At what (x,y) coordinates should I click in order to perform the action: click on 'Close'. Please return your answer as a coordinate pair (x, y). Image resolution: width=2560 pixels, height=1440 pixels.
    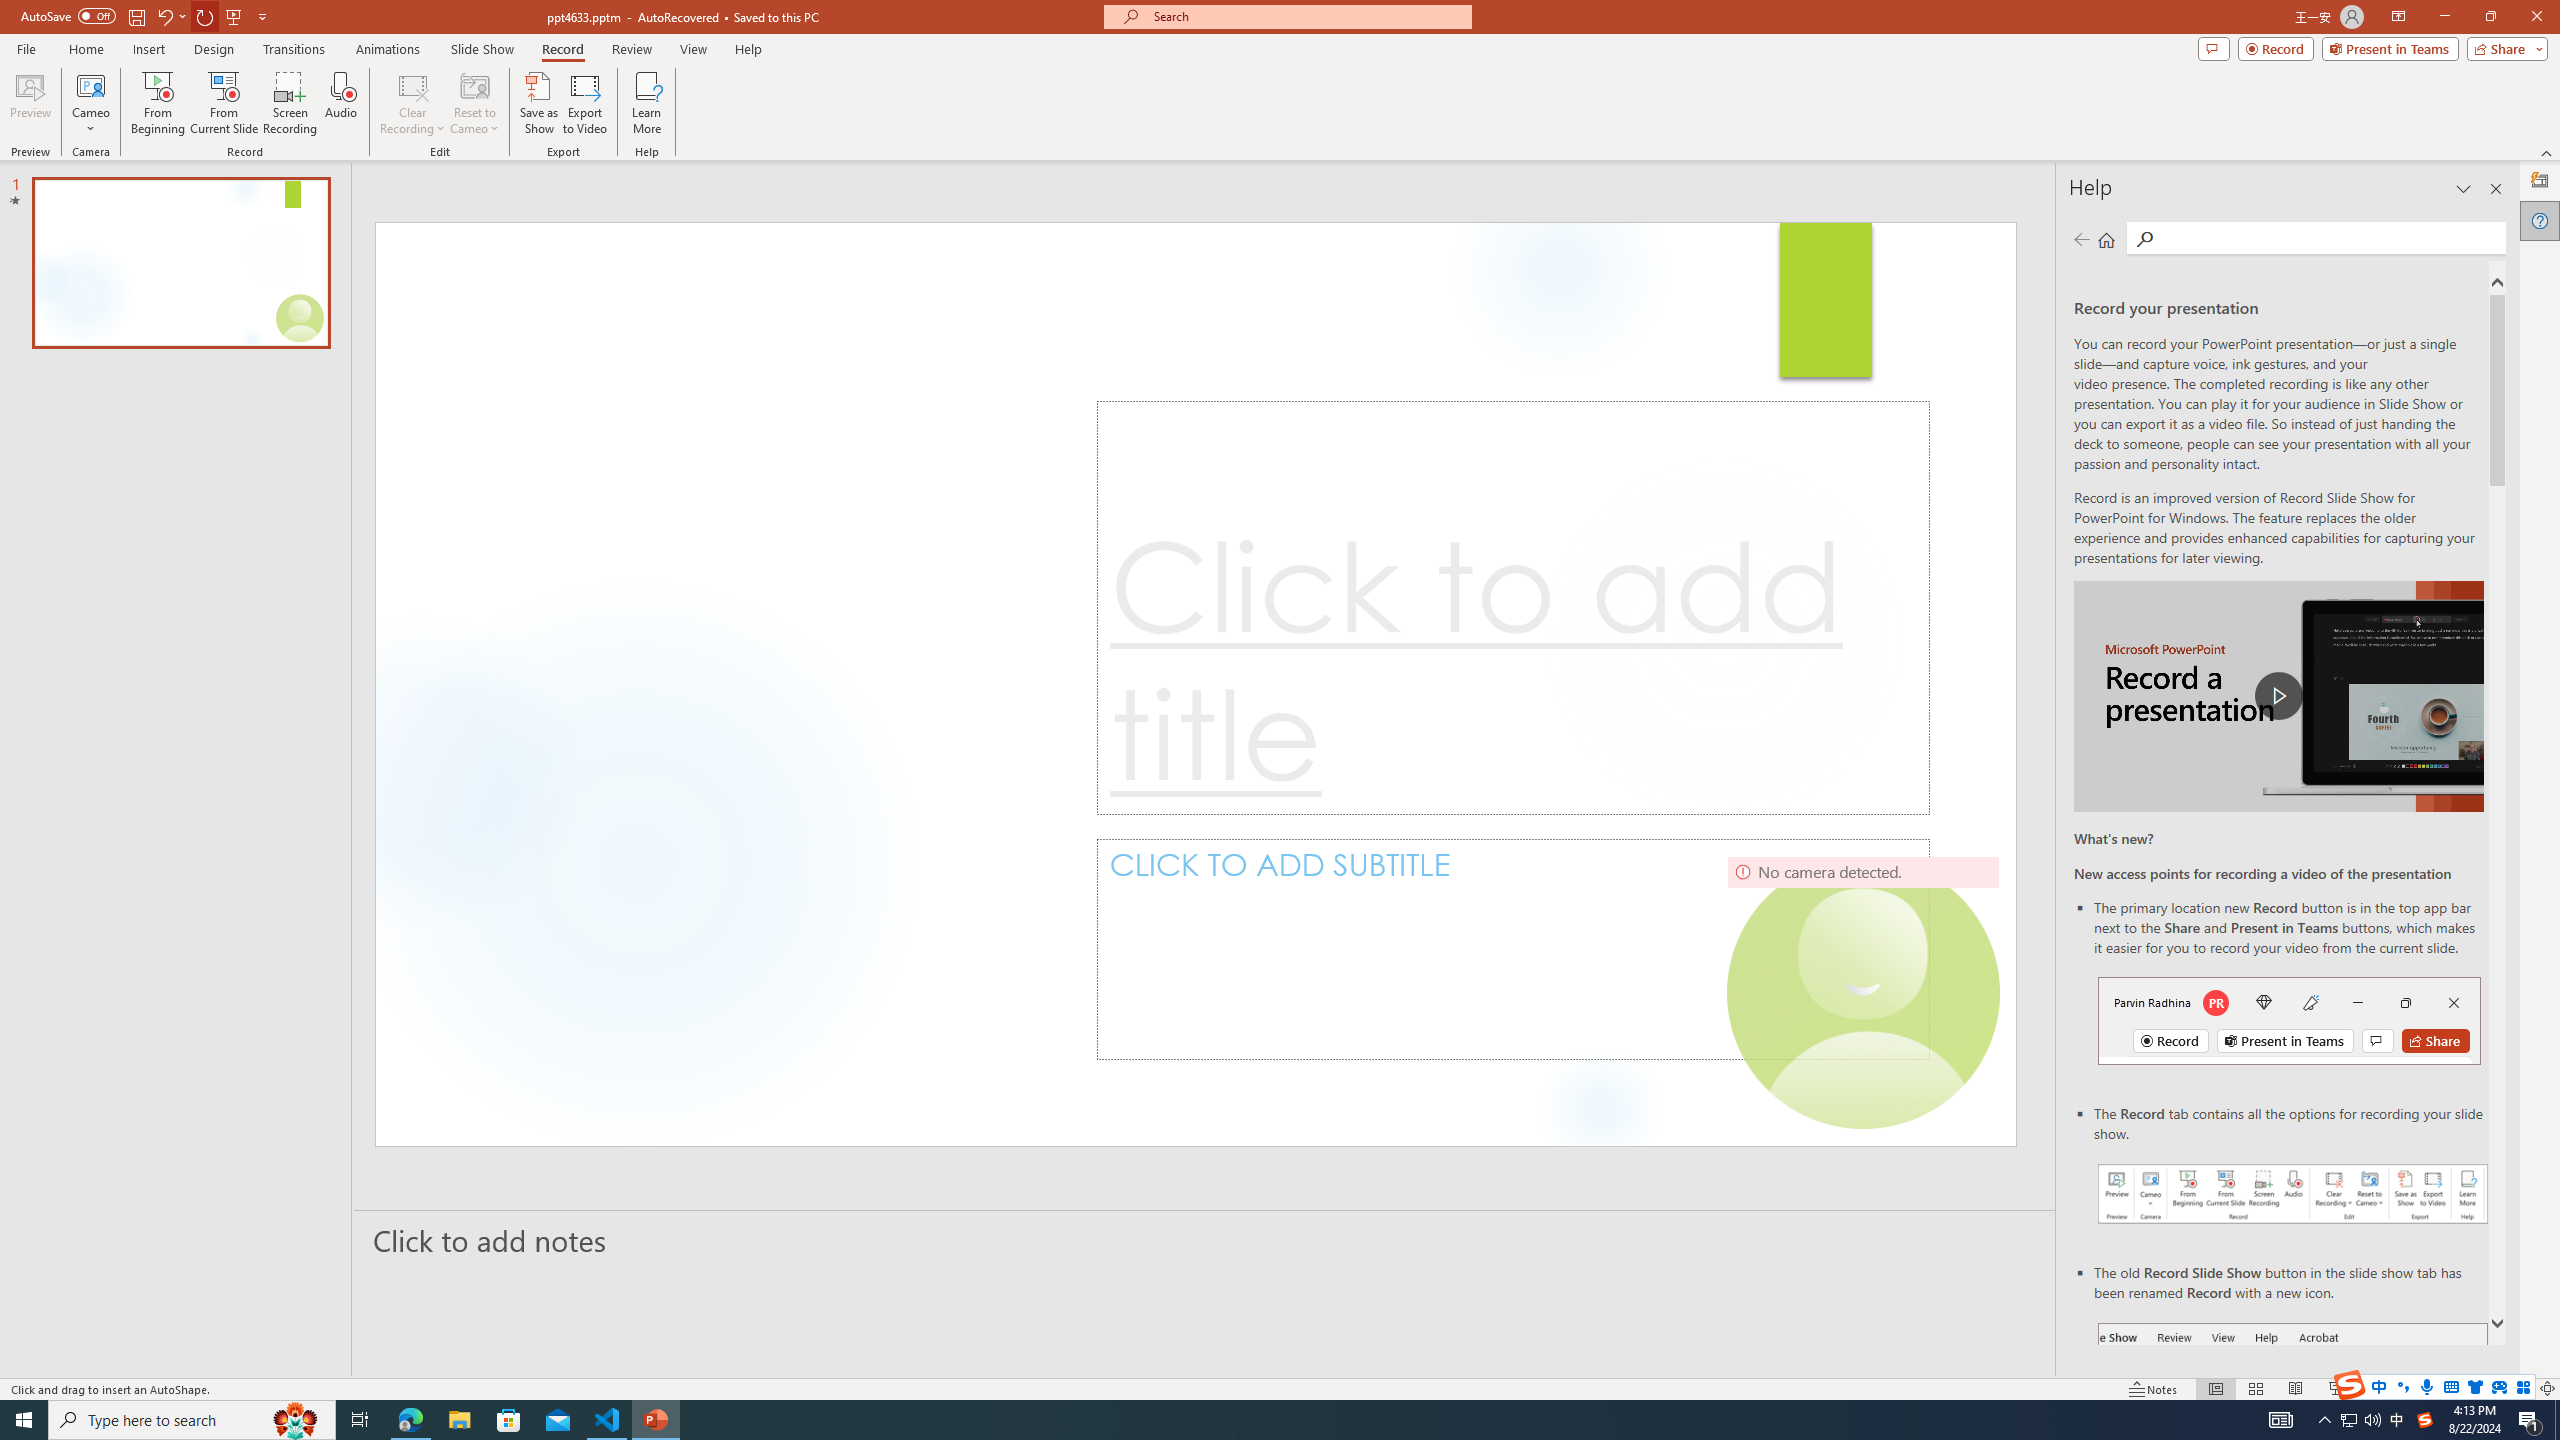
    Looking at the image, I should click on (2535, 16).